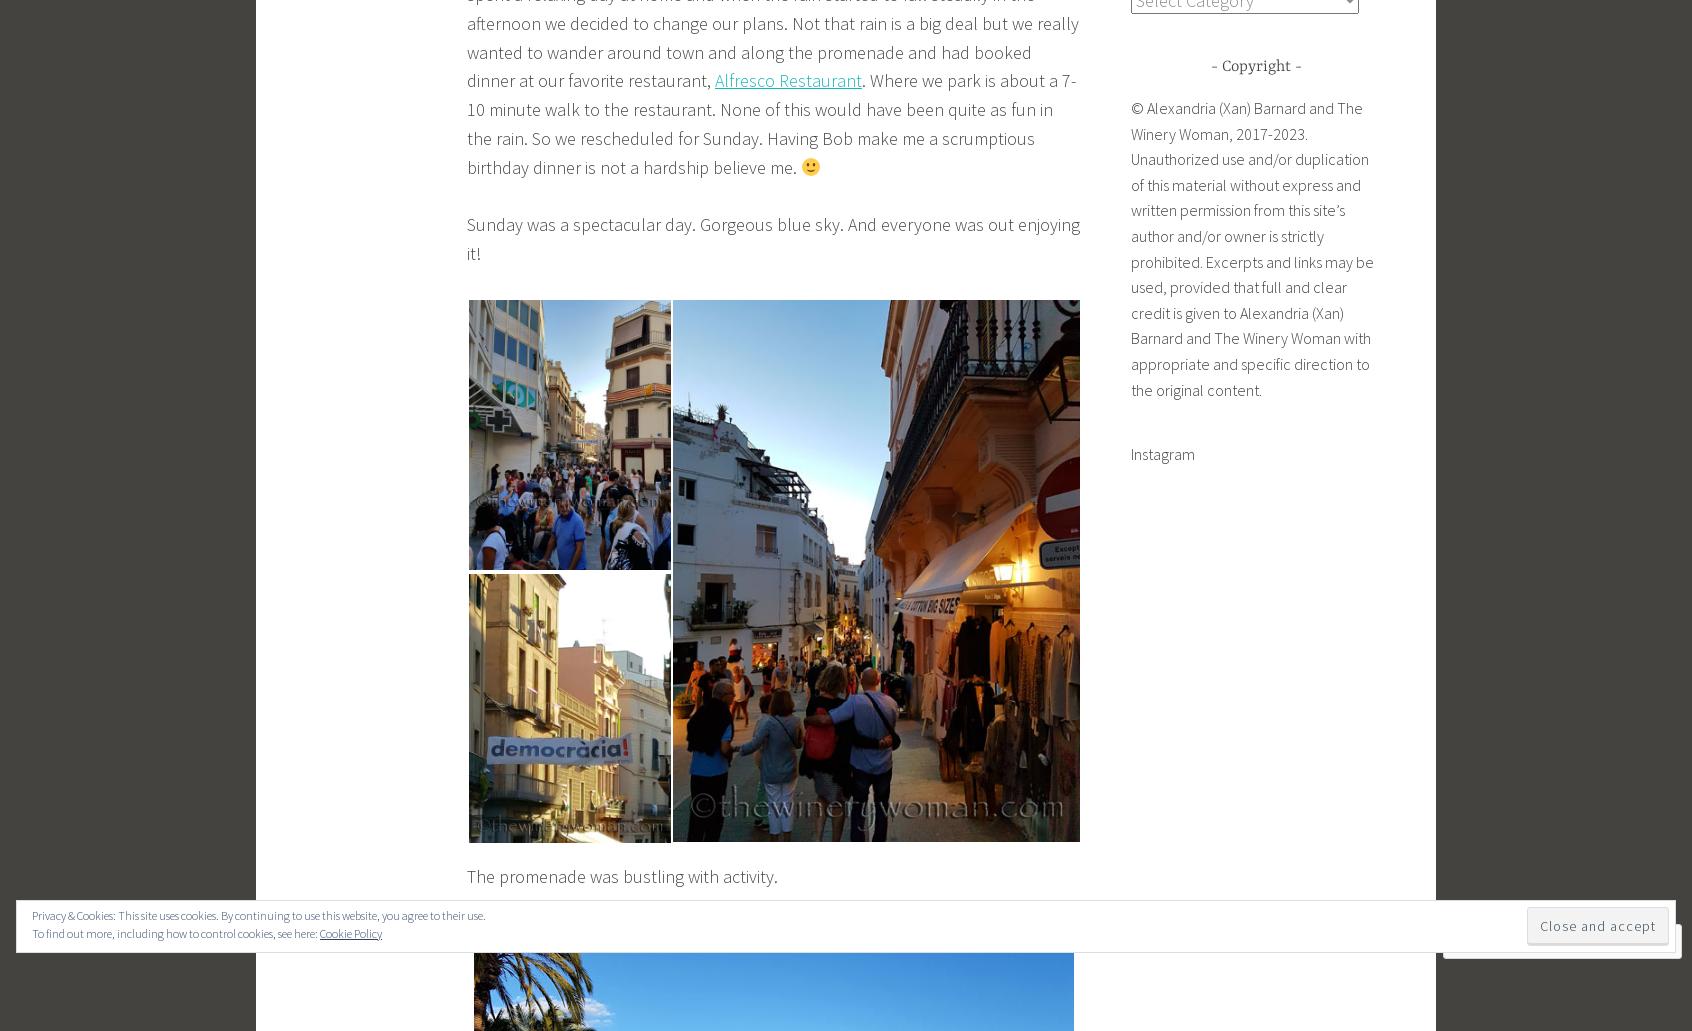 The height and width of the screenshot is (1031, 1692). What do you see at coordinates (1255, 65) in the screenshot?
I see `'Copyright'` at bounding box center [1255, 65].